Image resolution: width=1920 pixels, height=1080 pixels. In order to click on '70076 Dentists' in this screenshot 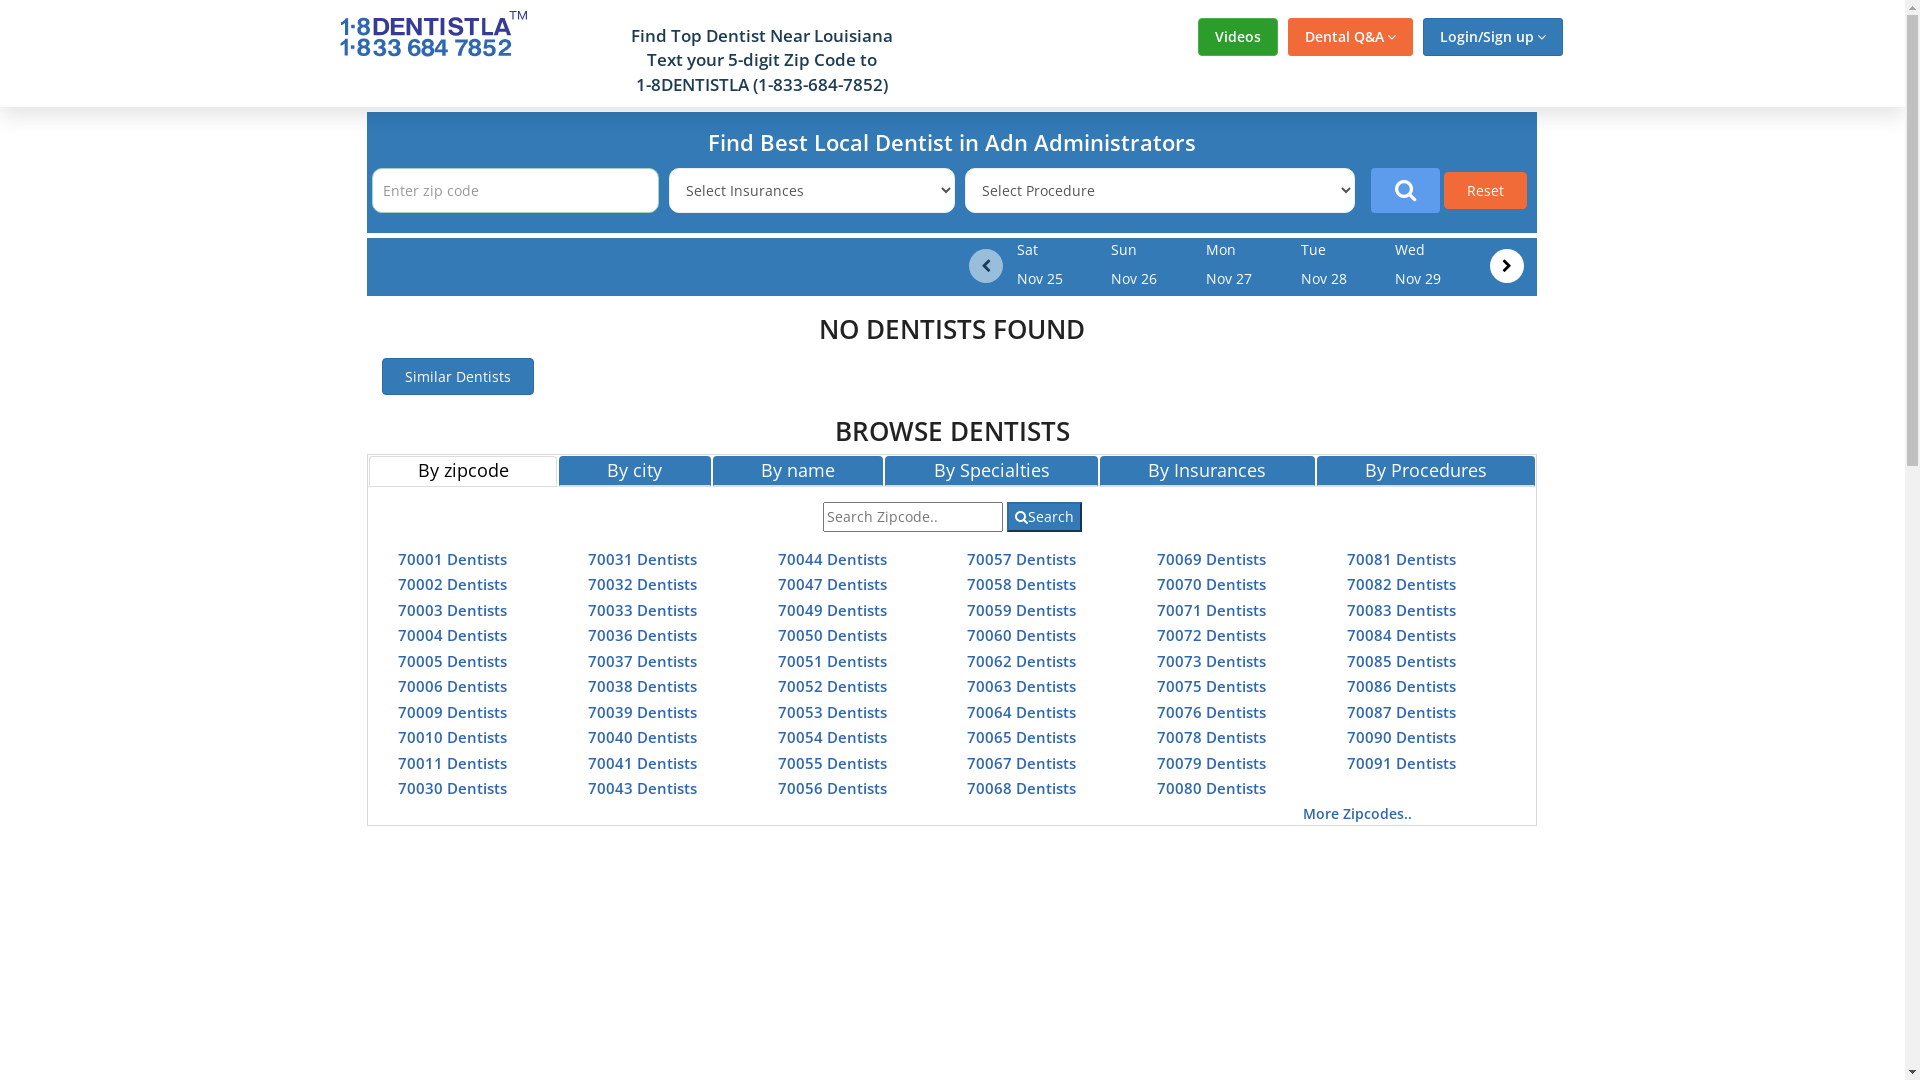, I will do `click(1210, 711)`.